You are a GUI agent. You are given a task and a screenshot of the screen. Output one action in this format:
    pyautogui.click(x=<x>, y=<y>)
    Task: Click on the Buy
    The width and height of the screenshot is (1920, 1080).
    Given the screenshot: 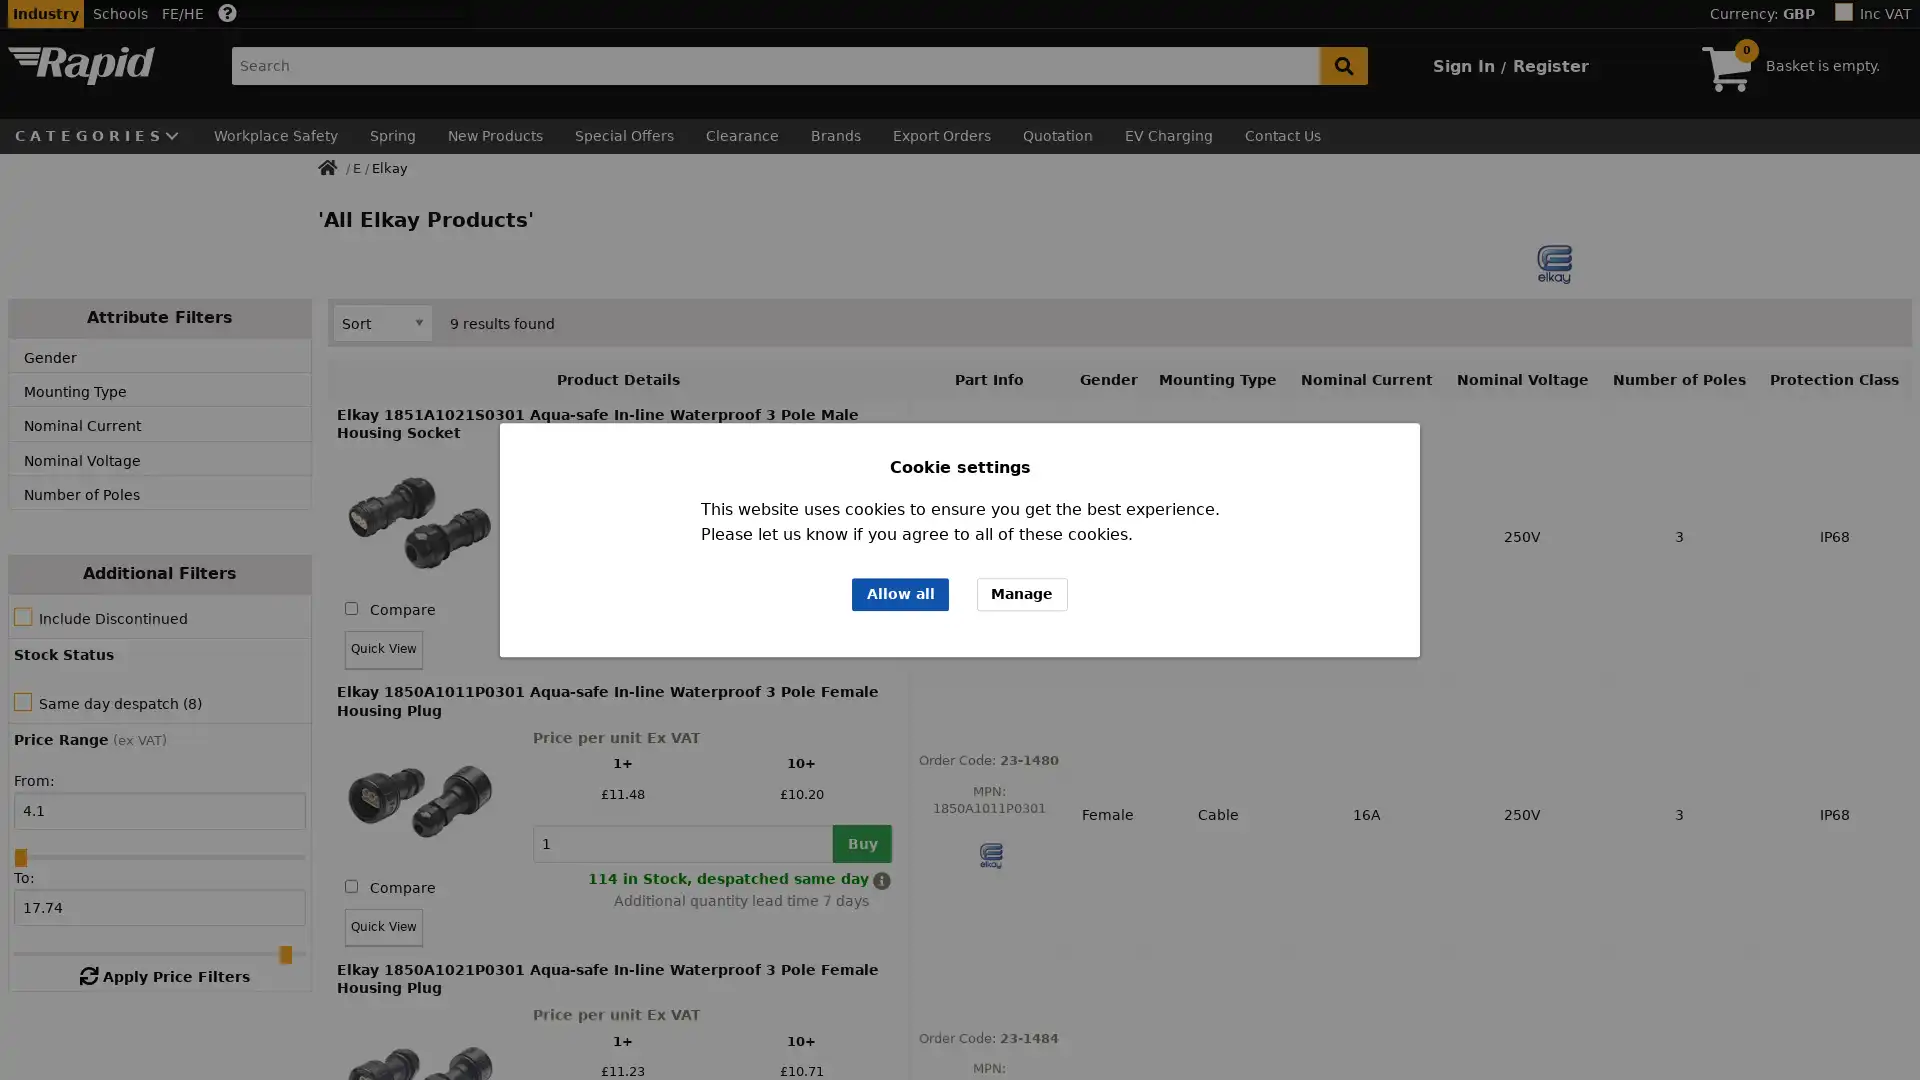 What is the action you would take?
    pyautogui.click(x=862, y=844)
    